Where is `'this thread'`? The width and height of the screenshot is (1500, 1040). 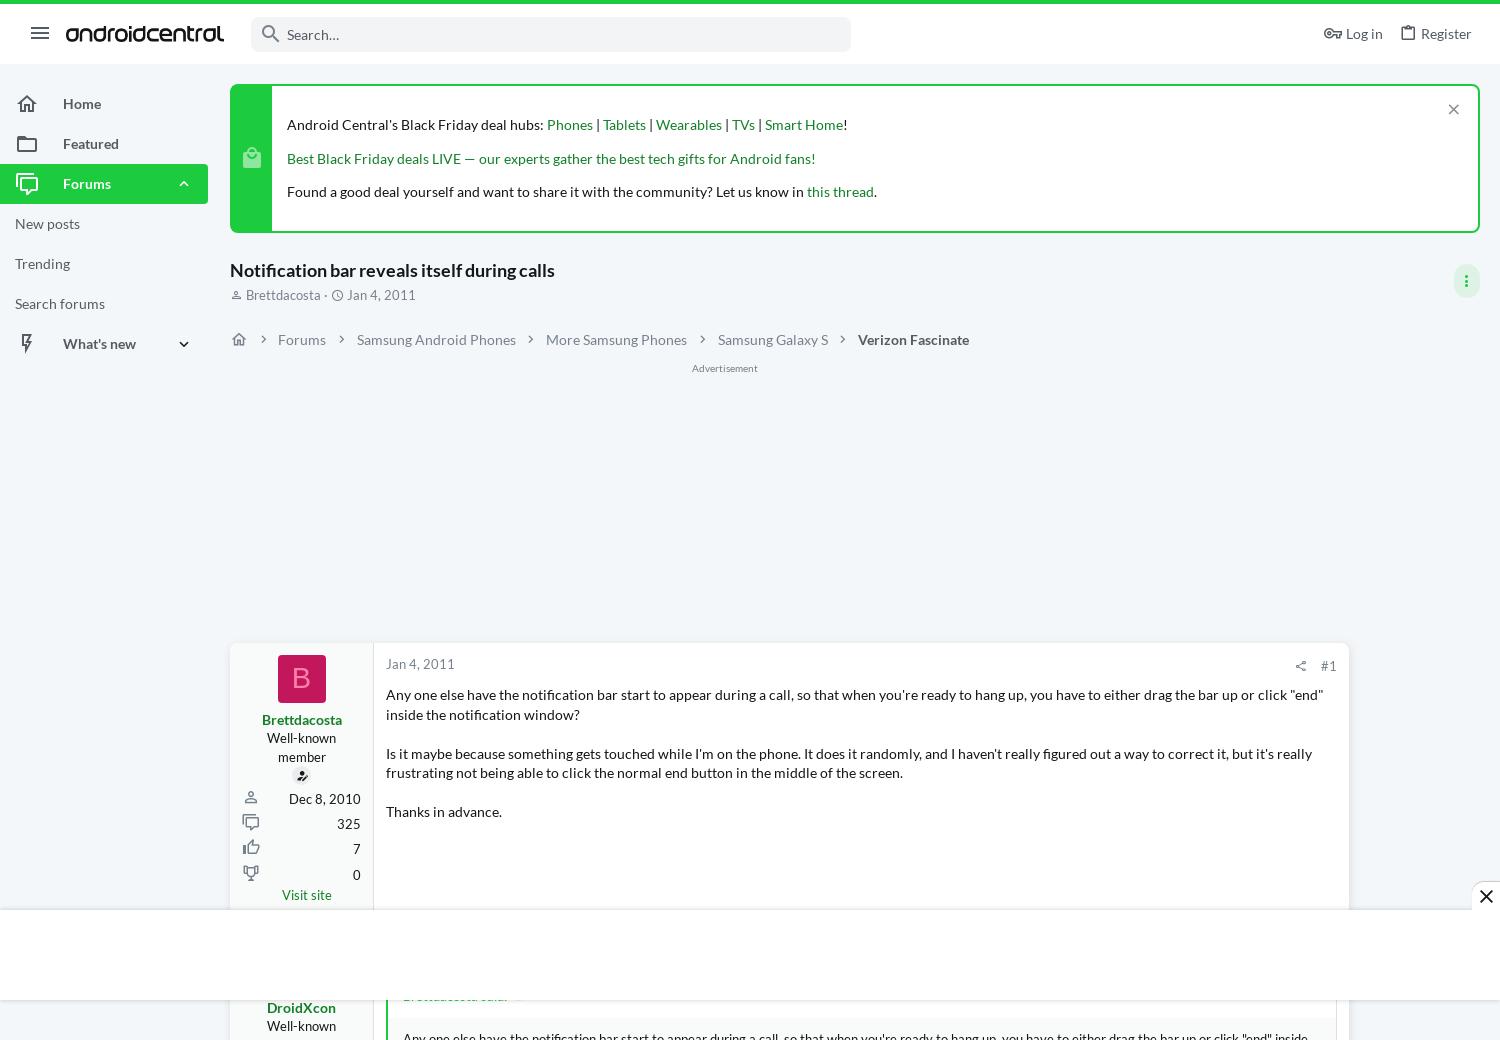
'this thread' is located at coordinates (839, 191).